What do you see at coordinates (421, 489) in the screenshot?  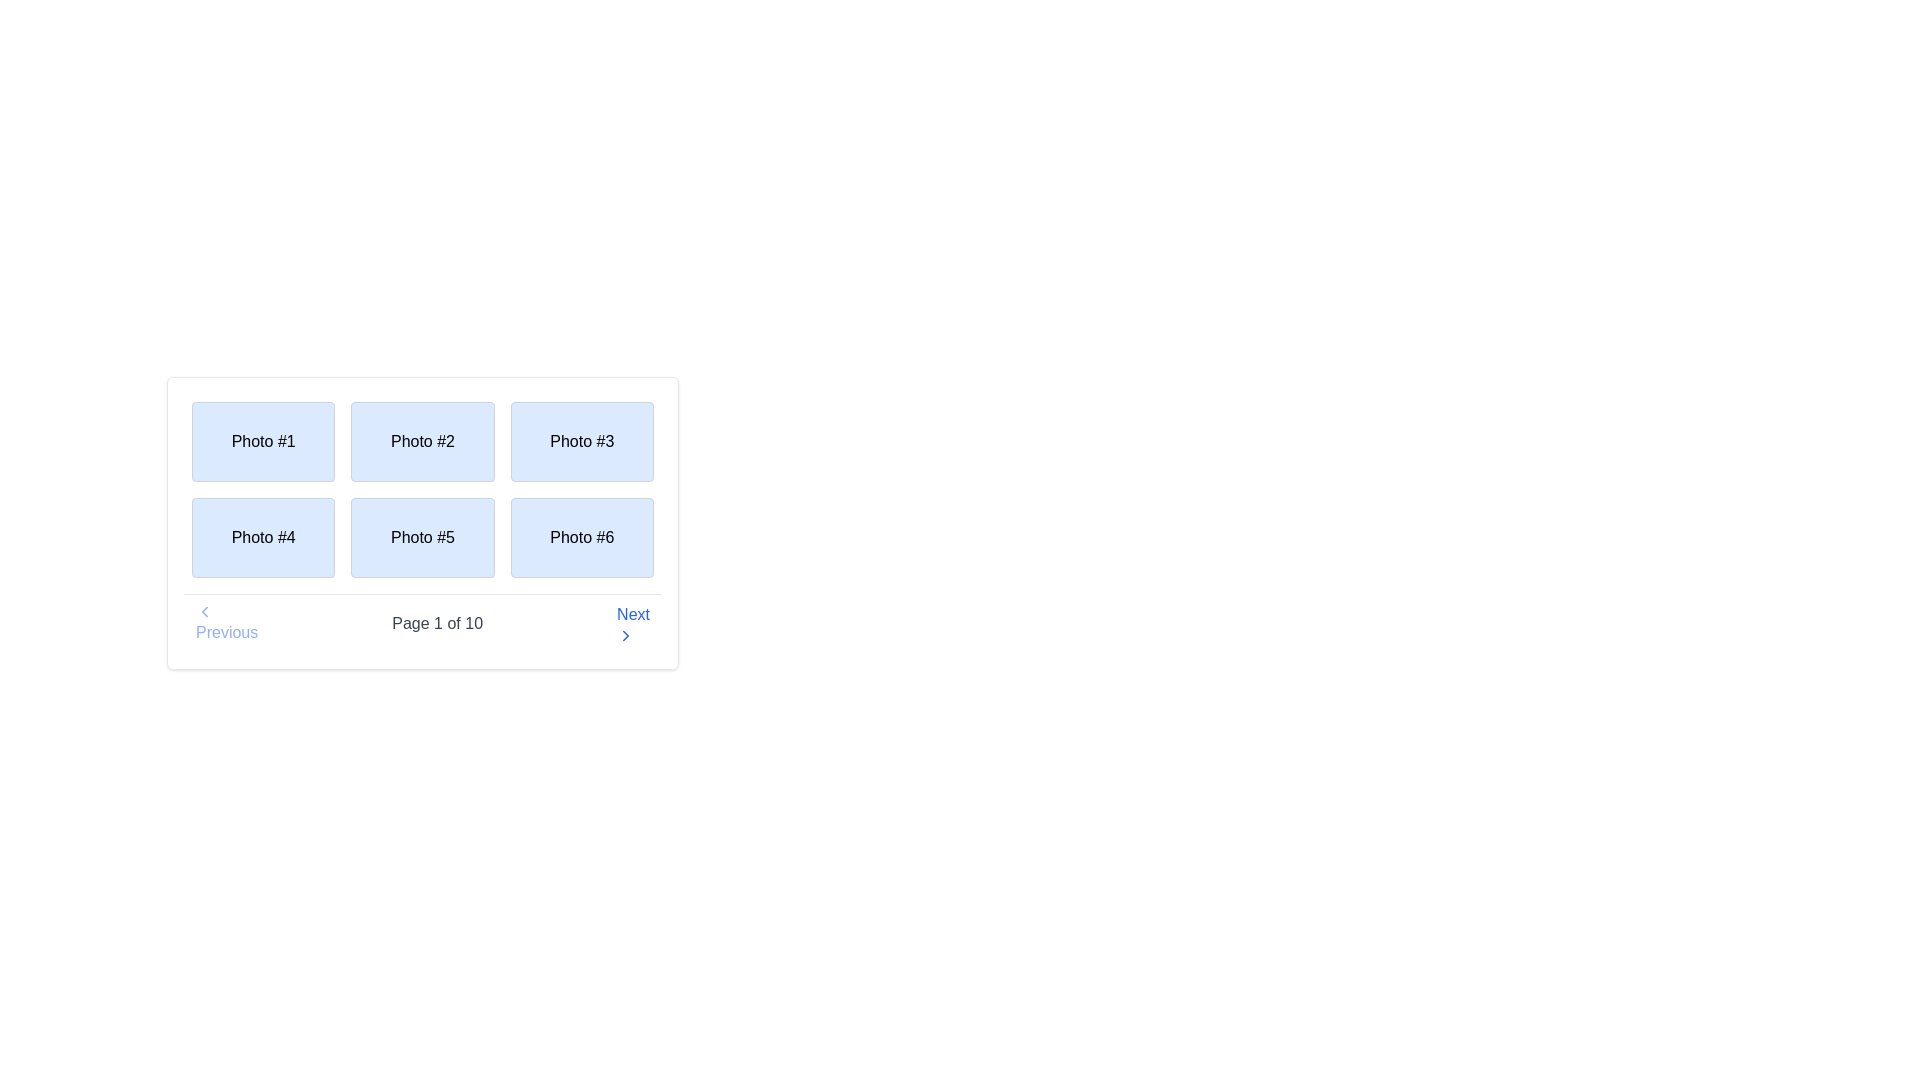 I see `individual items within the photo grid, which consists of six placeholders displayed in a grid layout, centered above the pagination section` at bounding box center [421, 489].